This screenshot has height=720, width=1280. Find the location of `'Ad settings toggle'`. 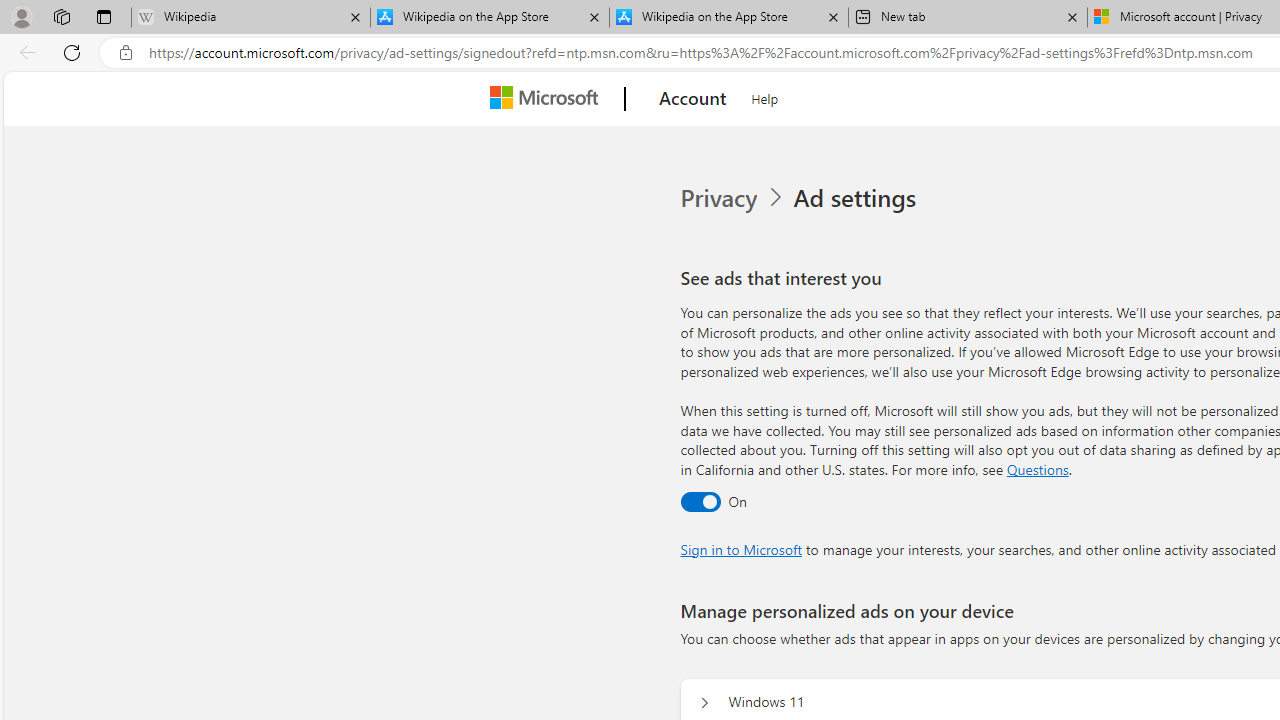

'Ad settings toggle' is located at coordinates (700, 500).